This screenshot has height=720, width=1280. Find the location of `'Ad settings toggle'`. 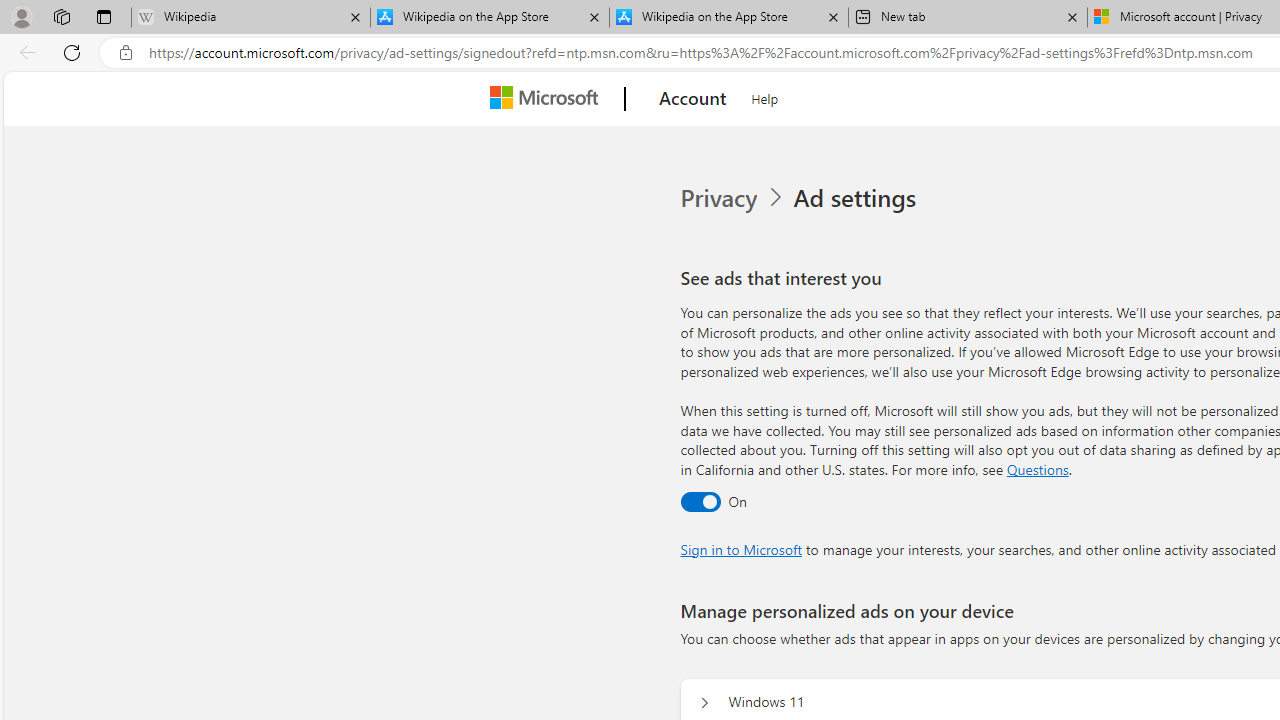

'Ad settings toggle' is located at coordinates (700, 500).